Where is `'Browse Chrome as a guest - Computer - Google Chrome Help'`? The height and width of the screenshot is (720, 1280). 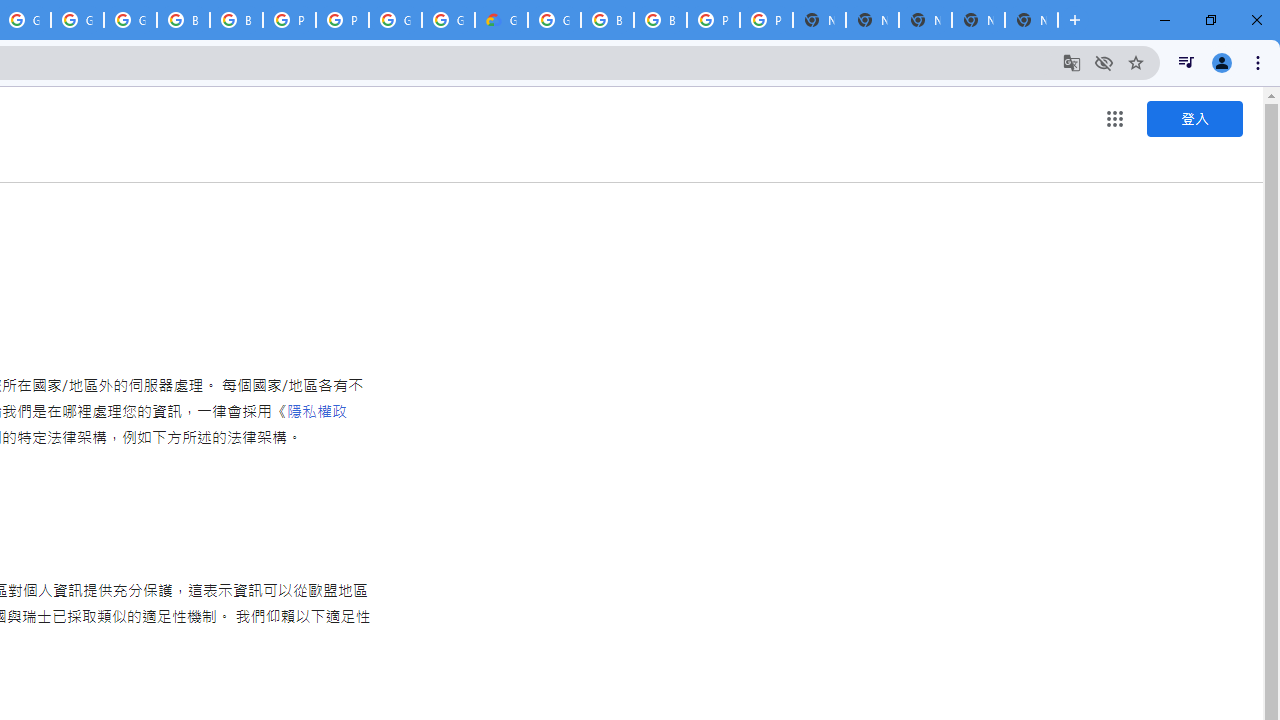 'Browse Chrome as a guest - Computer - Google Chrome Help' is located at coordinates (183, 20).